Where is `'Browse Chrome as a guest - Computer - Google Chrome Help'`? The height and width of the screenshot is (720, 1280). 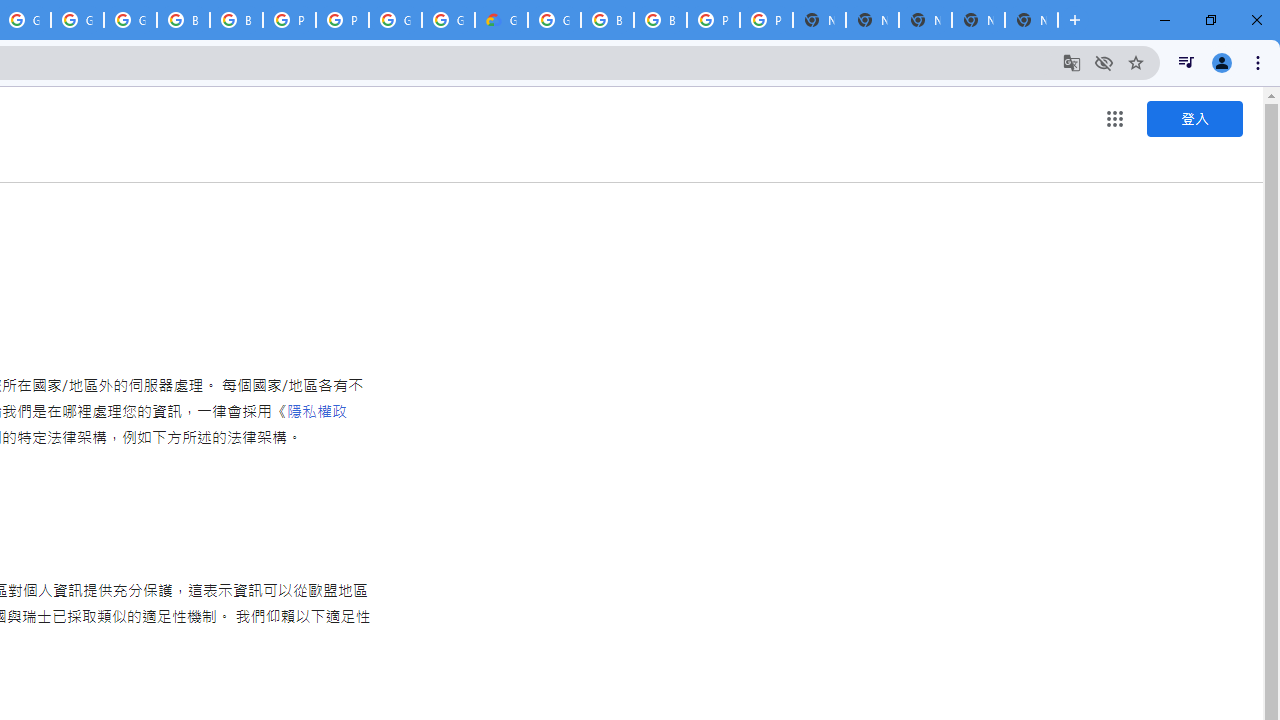 'Browse Chrome as a guest - Computer - Google Chrome Help' is located at coordinates (183, 20).